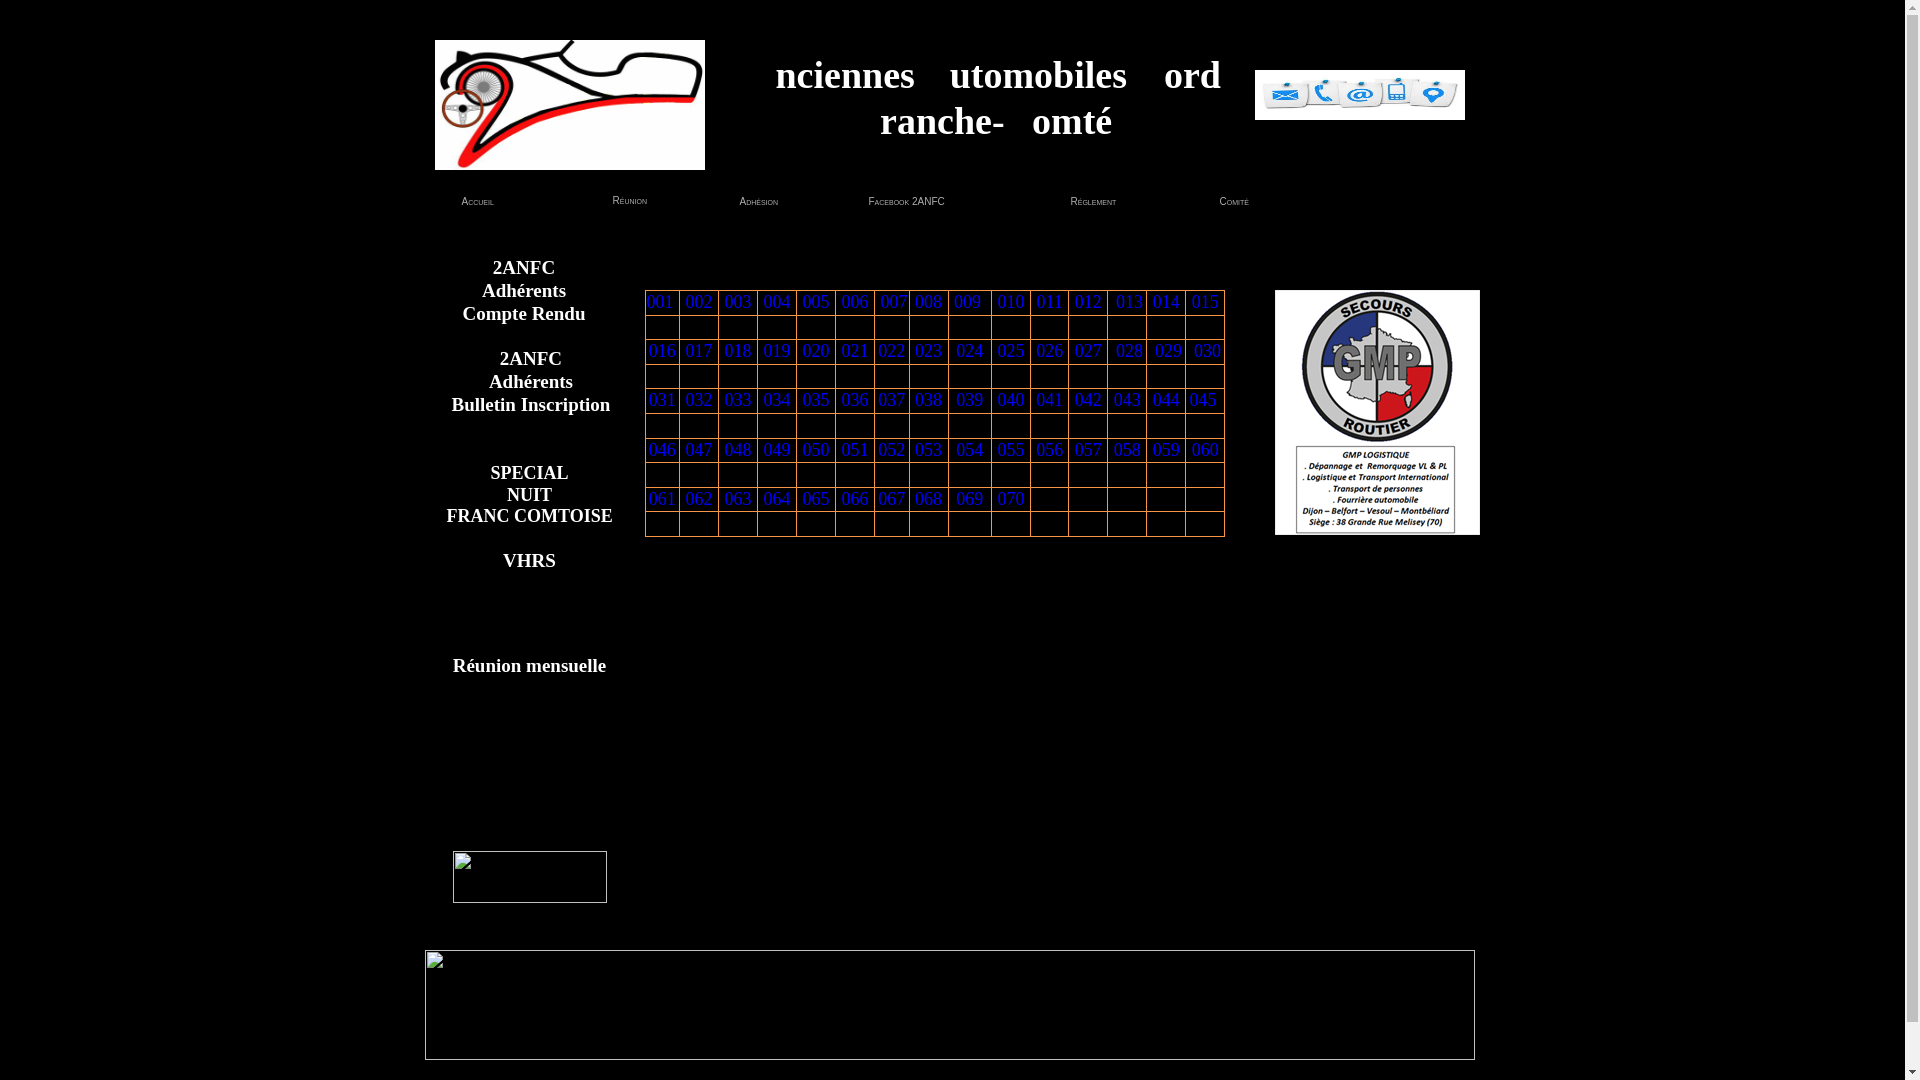 This screenshot has height=1080, width=1920. Describe the element at coordinates (1011, 350) in the screenshot. I see `'025'` at that location.